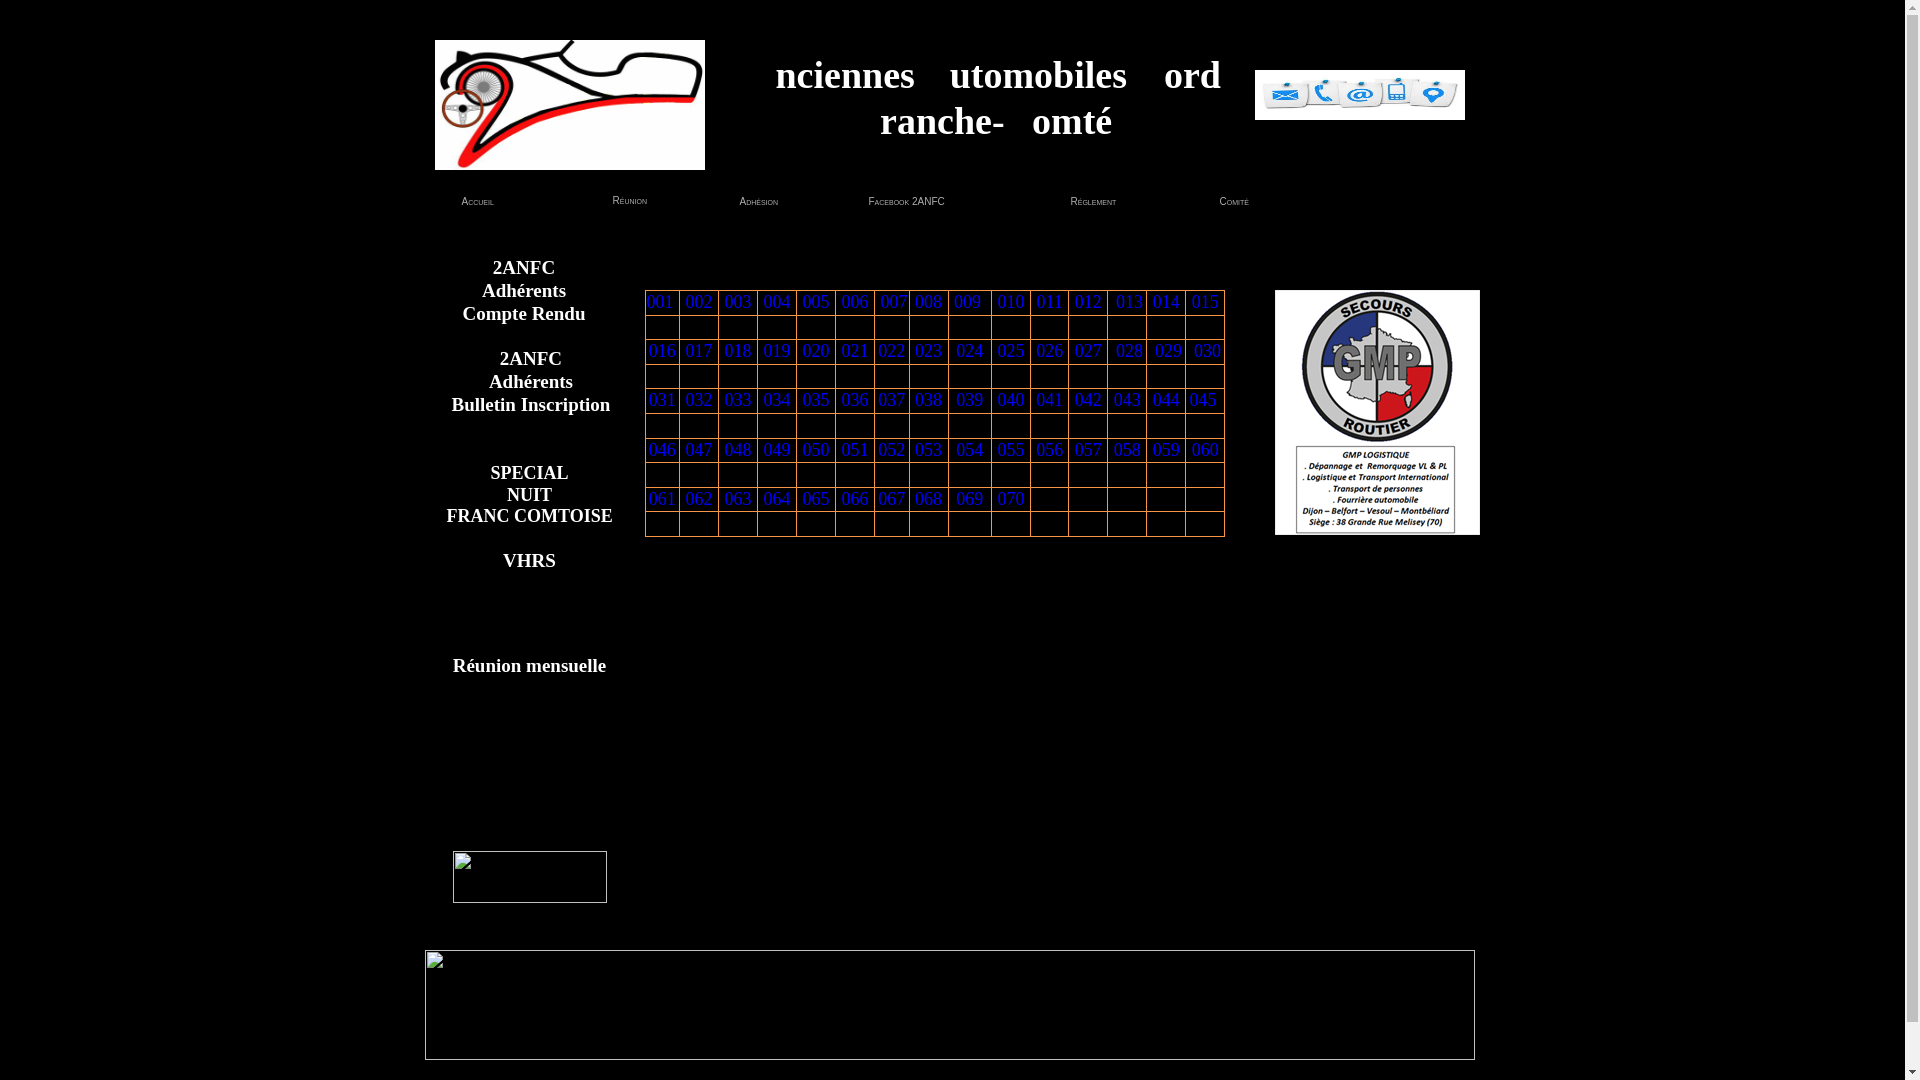 This screenshot has height=1080, width=1920. Describe the element at coordinates (1011, 350) in the screenshot. I see `'025'` at that location.